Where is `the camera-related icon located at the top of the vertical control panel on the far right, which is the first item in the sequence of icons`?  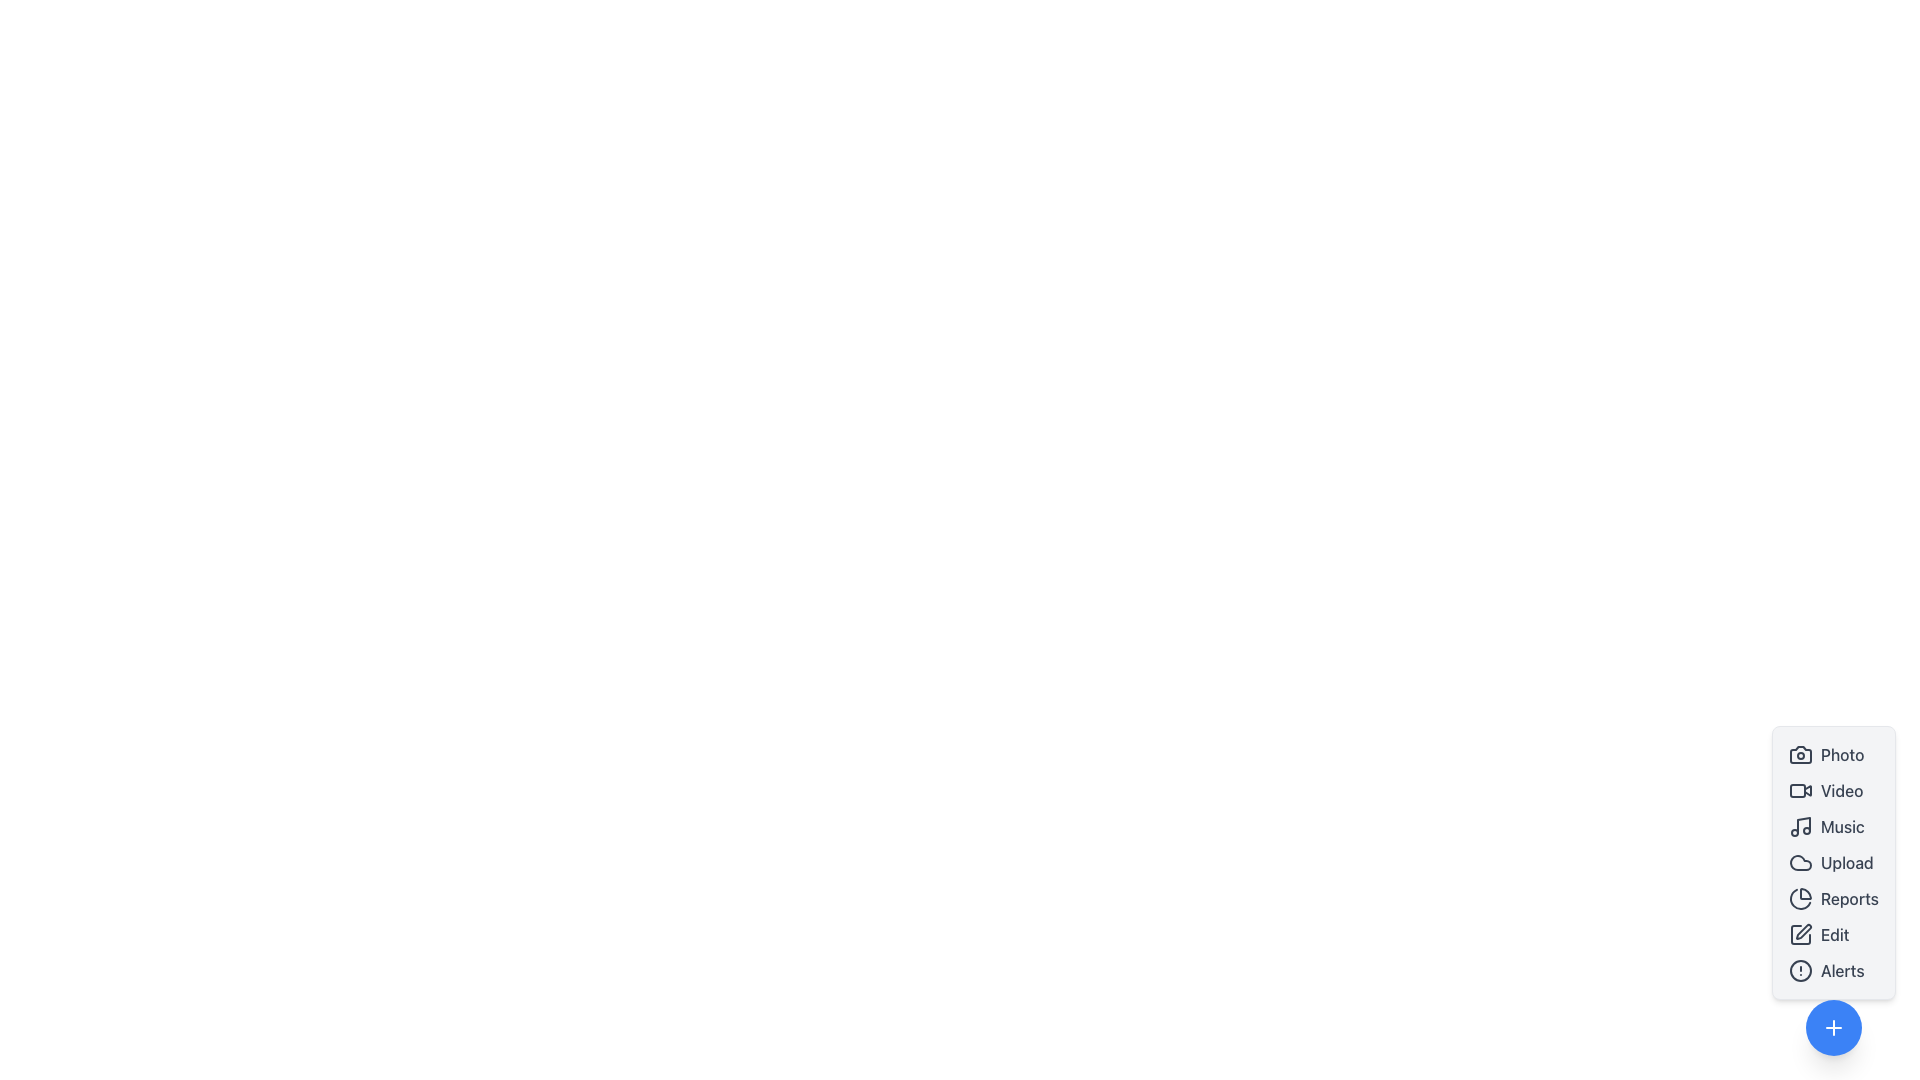 the camera-related icon located at the top of the vertical control panel on the far right, which is the first item in the sequence of icons is located at coordinates (1800, 755).